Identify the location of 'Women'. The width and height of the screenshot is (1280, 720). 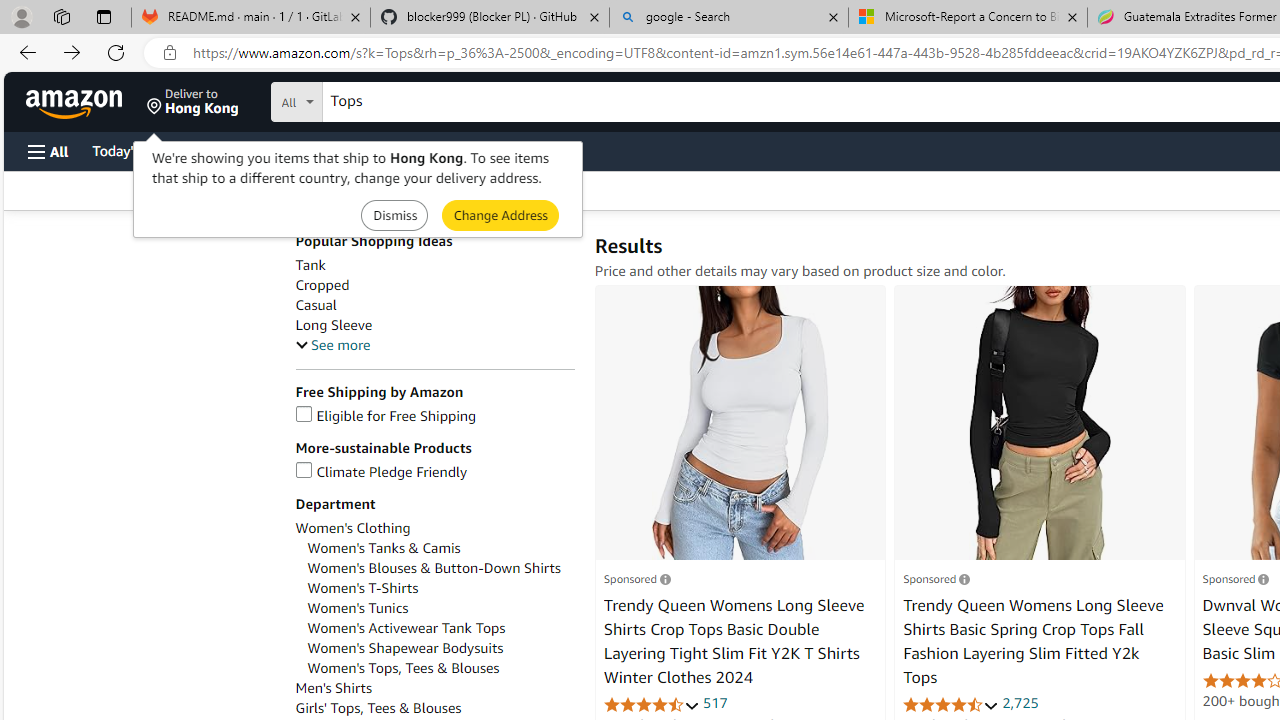
(362, 587).